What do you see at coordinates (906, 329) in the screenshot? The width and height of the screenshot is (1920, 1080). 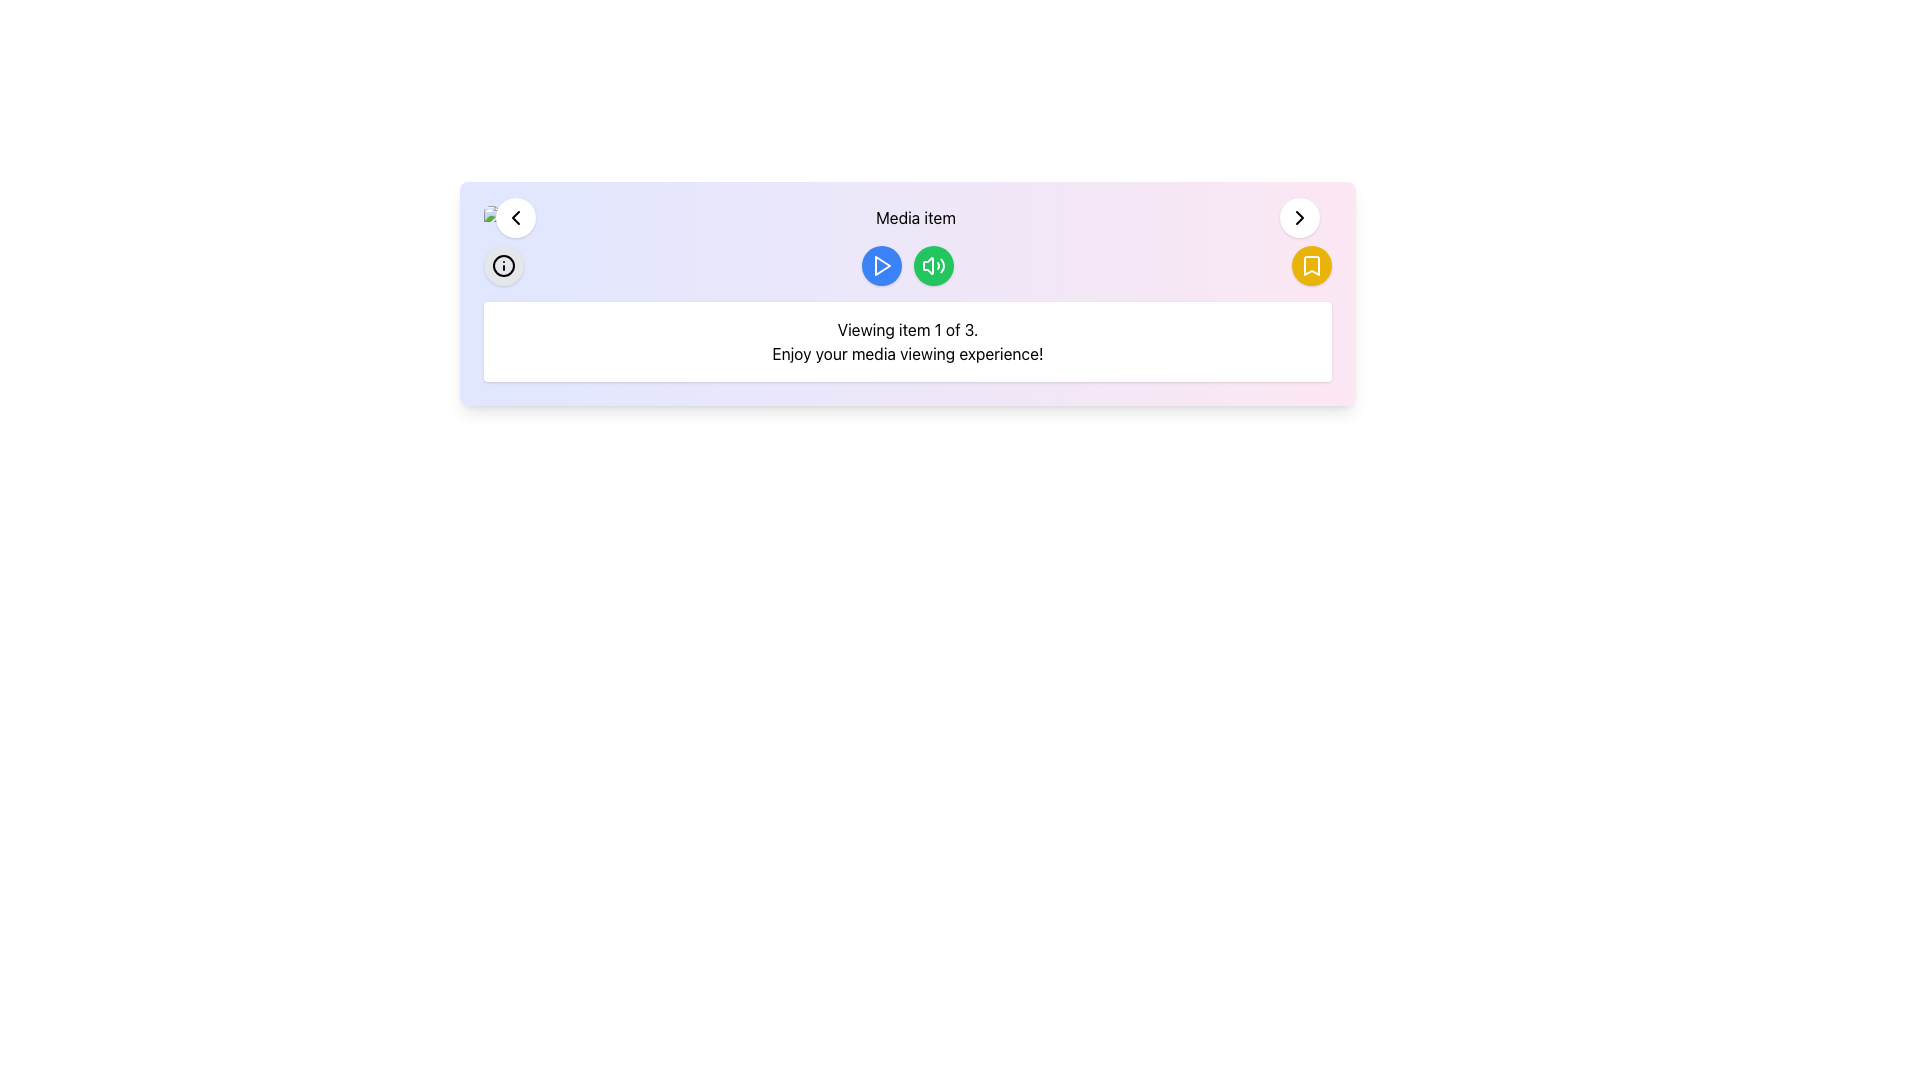 I see `progress information text label indicating that the user is viewing the first item out of a total of three, which is centrally located above the line of text 'Enjoy your media viewing experience!' and below the header 'Media Item'` at bounding box center [906, 329].